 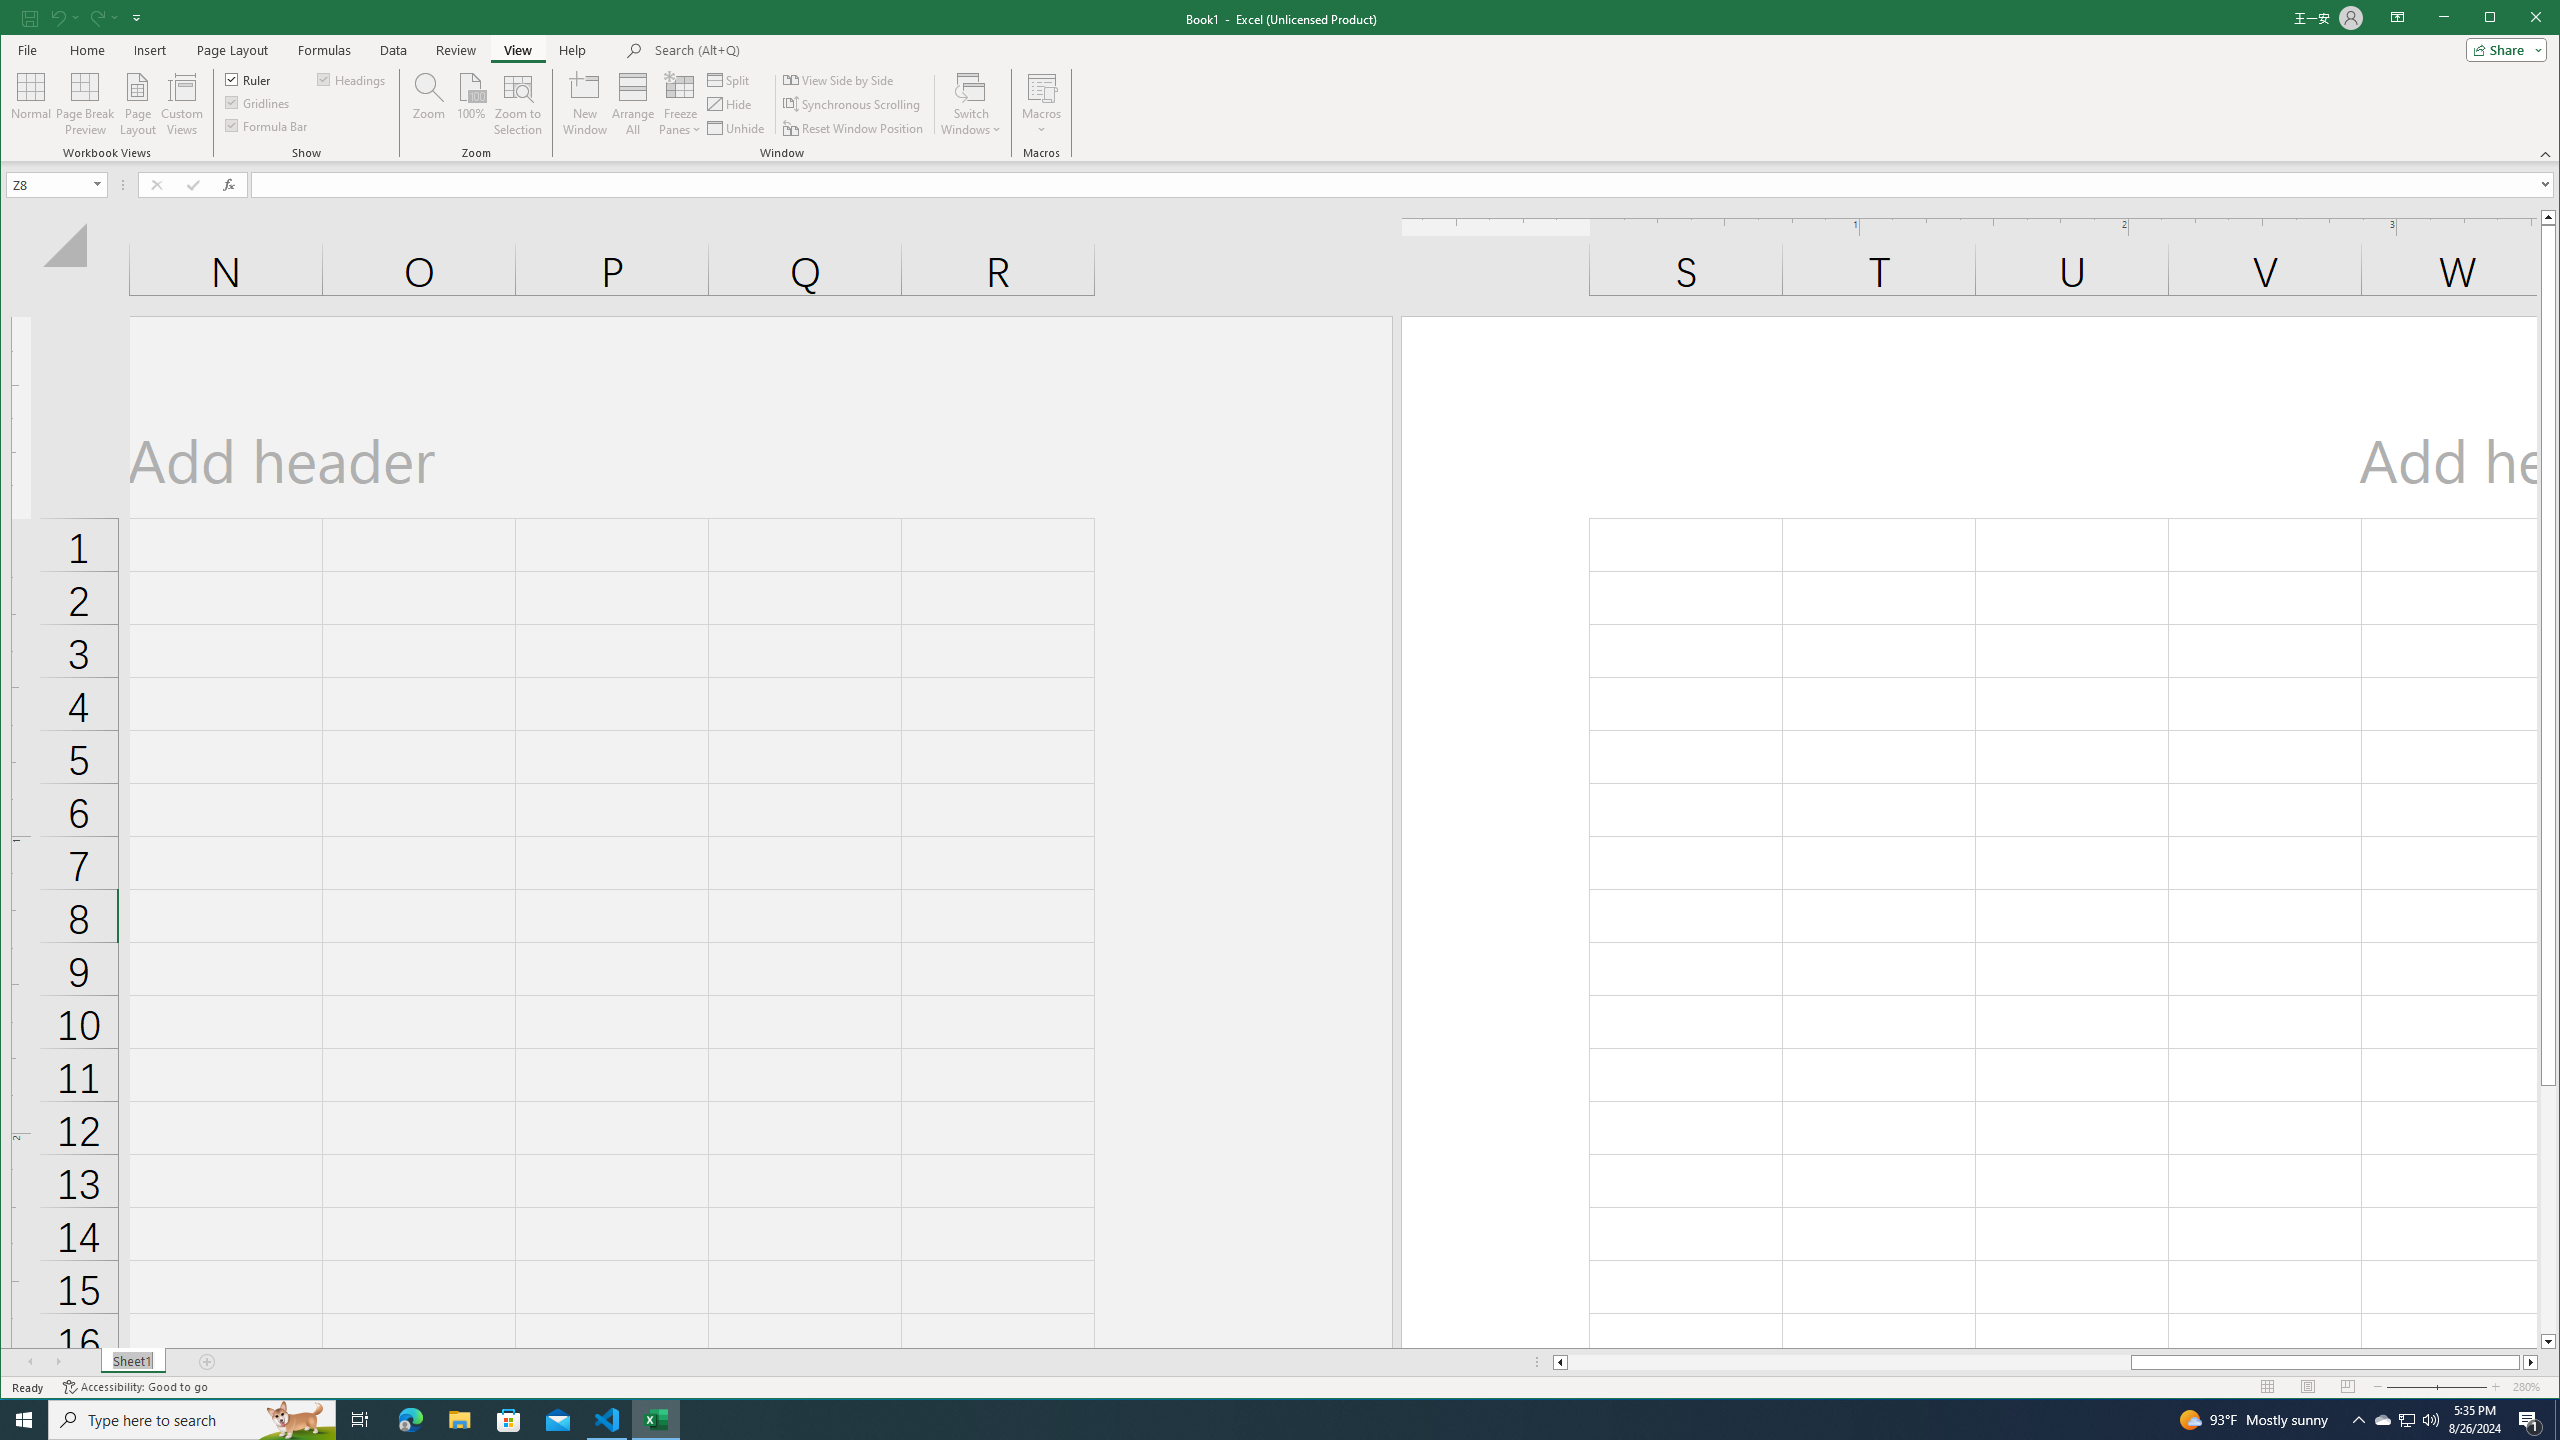 What do you see at coordinates (839, 80) in the screenshot?
I see `'View Side by Side'` at bounding box center [839, 80].